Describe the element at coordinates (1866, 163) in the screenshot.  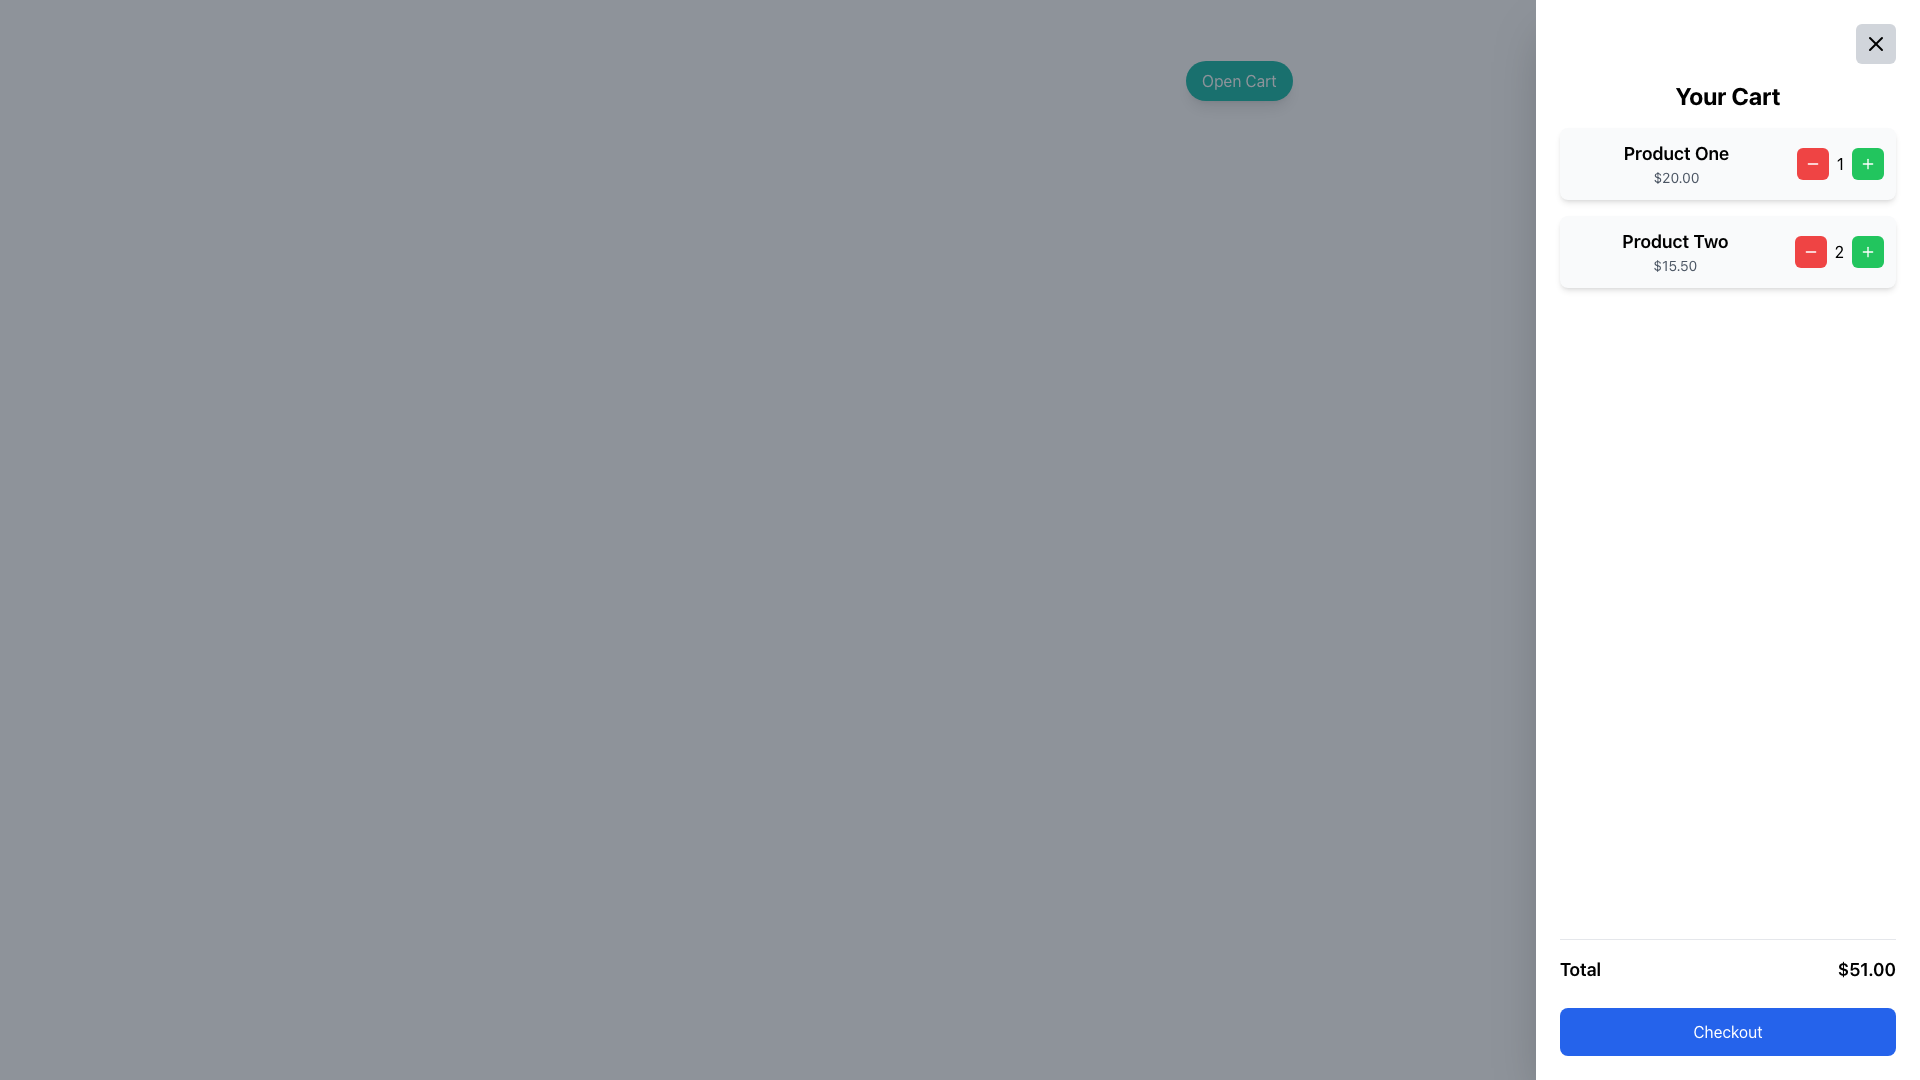
I see `the button that increments the quantity of 'Product One' in the cart to increase its numeric value` at that location.